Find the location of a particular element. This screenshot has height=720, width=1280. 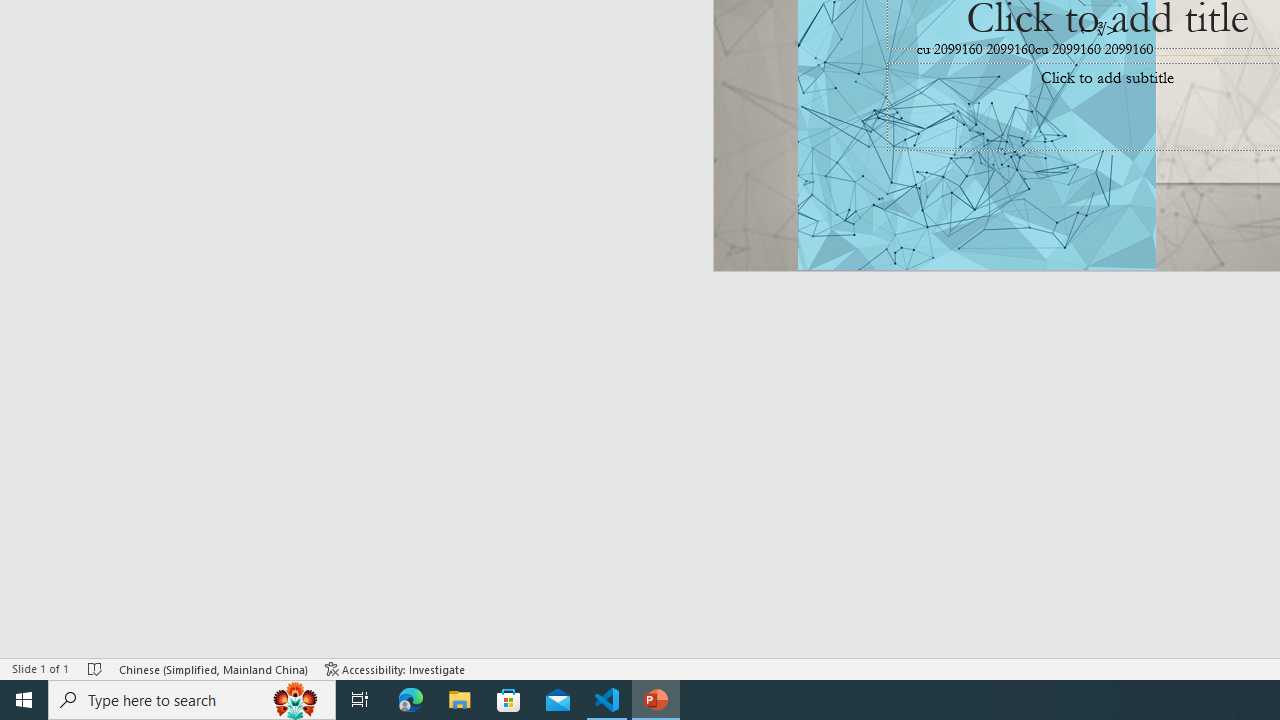

'TextBox 7' is located at coordinates (1098, 30).